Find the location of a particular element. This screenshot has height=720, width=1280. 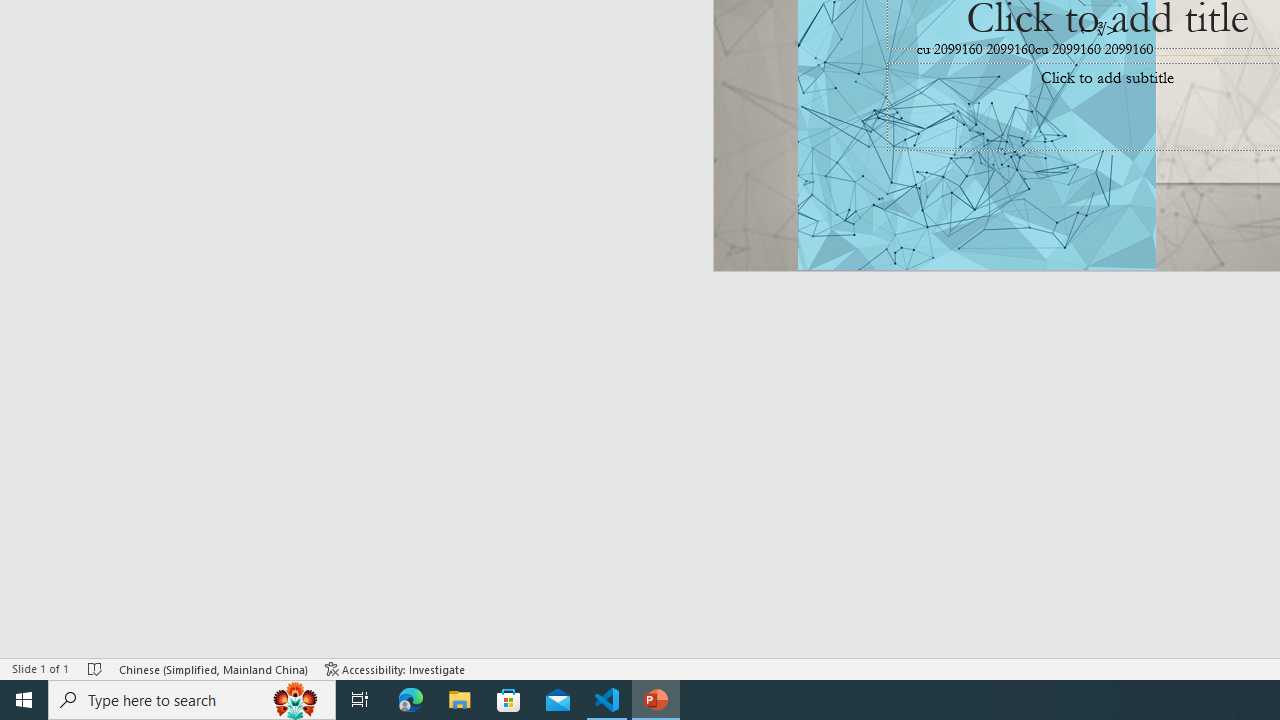

'TextBox 7' is located at coordinates (1098, 30).